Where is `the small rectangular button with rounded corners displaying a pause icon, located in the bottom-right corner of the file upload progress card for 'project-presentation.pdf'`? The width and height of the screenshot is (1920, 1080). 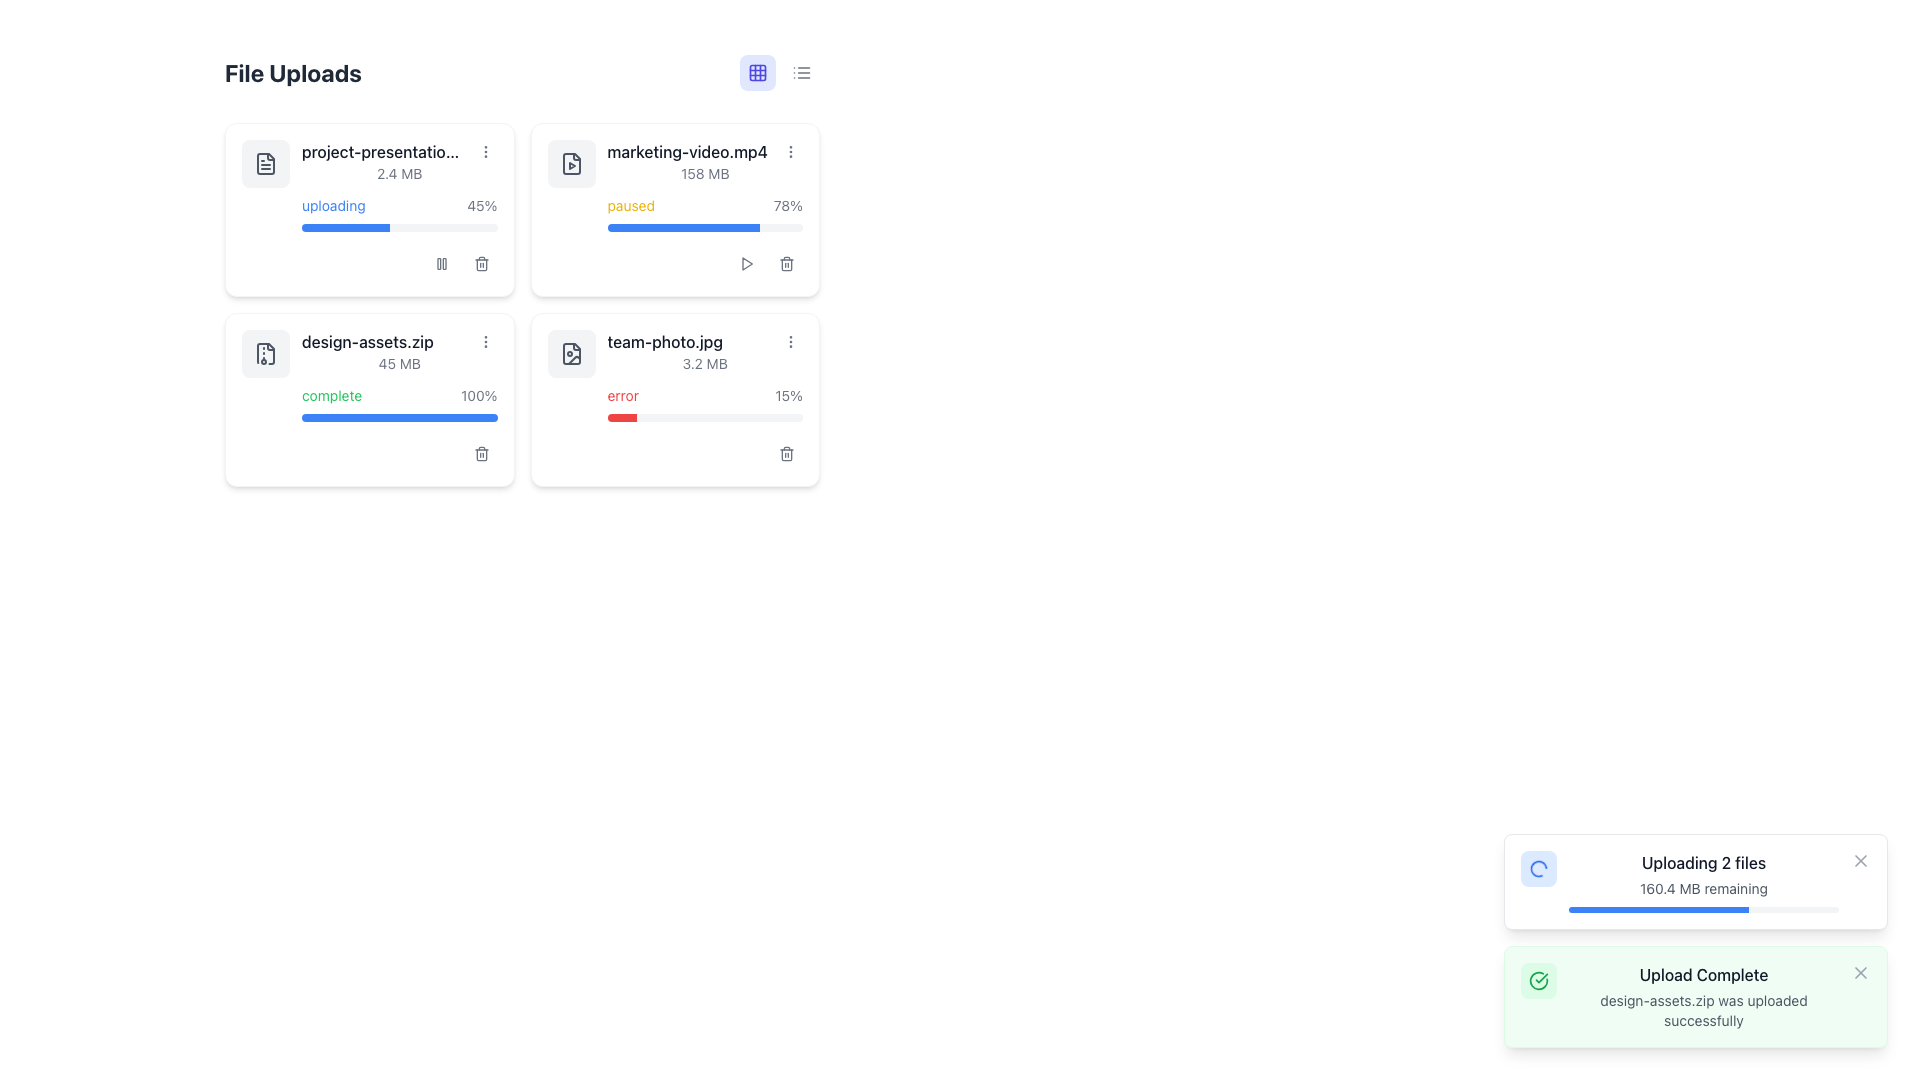
the small rectangular button with rounded corners displaying a pause icon, located in the bottom-right corner of the file upload progress card for 'project-presentation.pdf' is located at coordinates (440, 262).